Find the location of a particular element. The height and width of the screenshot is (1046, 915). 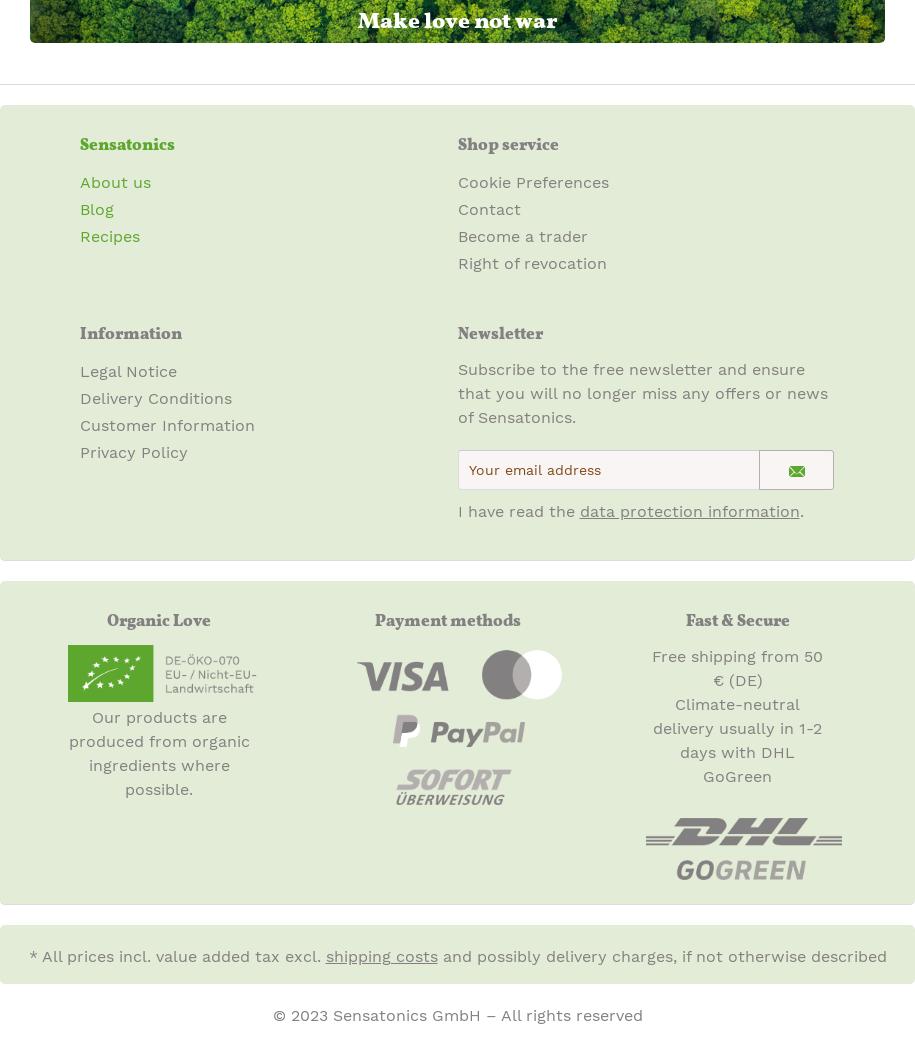

'Organic Love' is located at coordinates (106, 621).